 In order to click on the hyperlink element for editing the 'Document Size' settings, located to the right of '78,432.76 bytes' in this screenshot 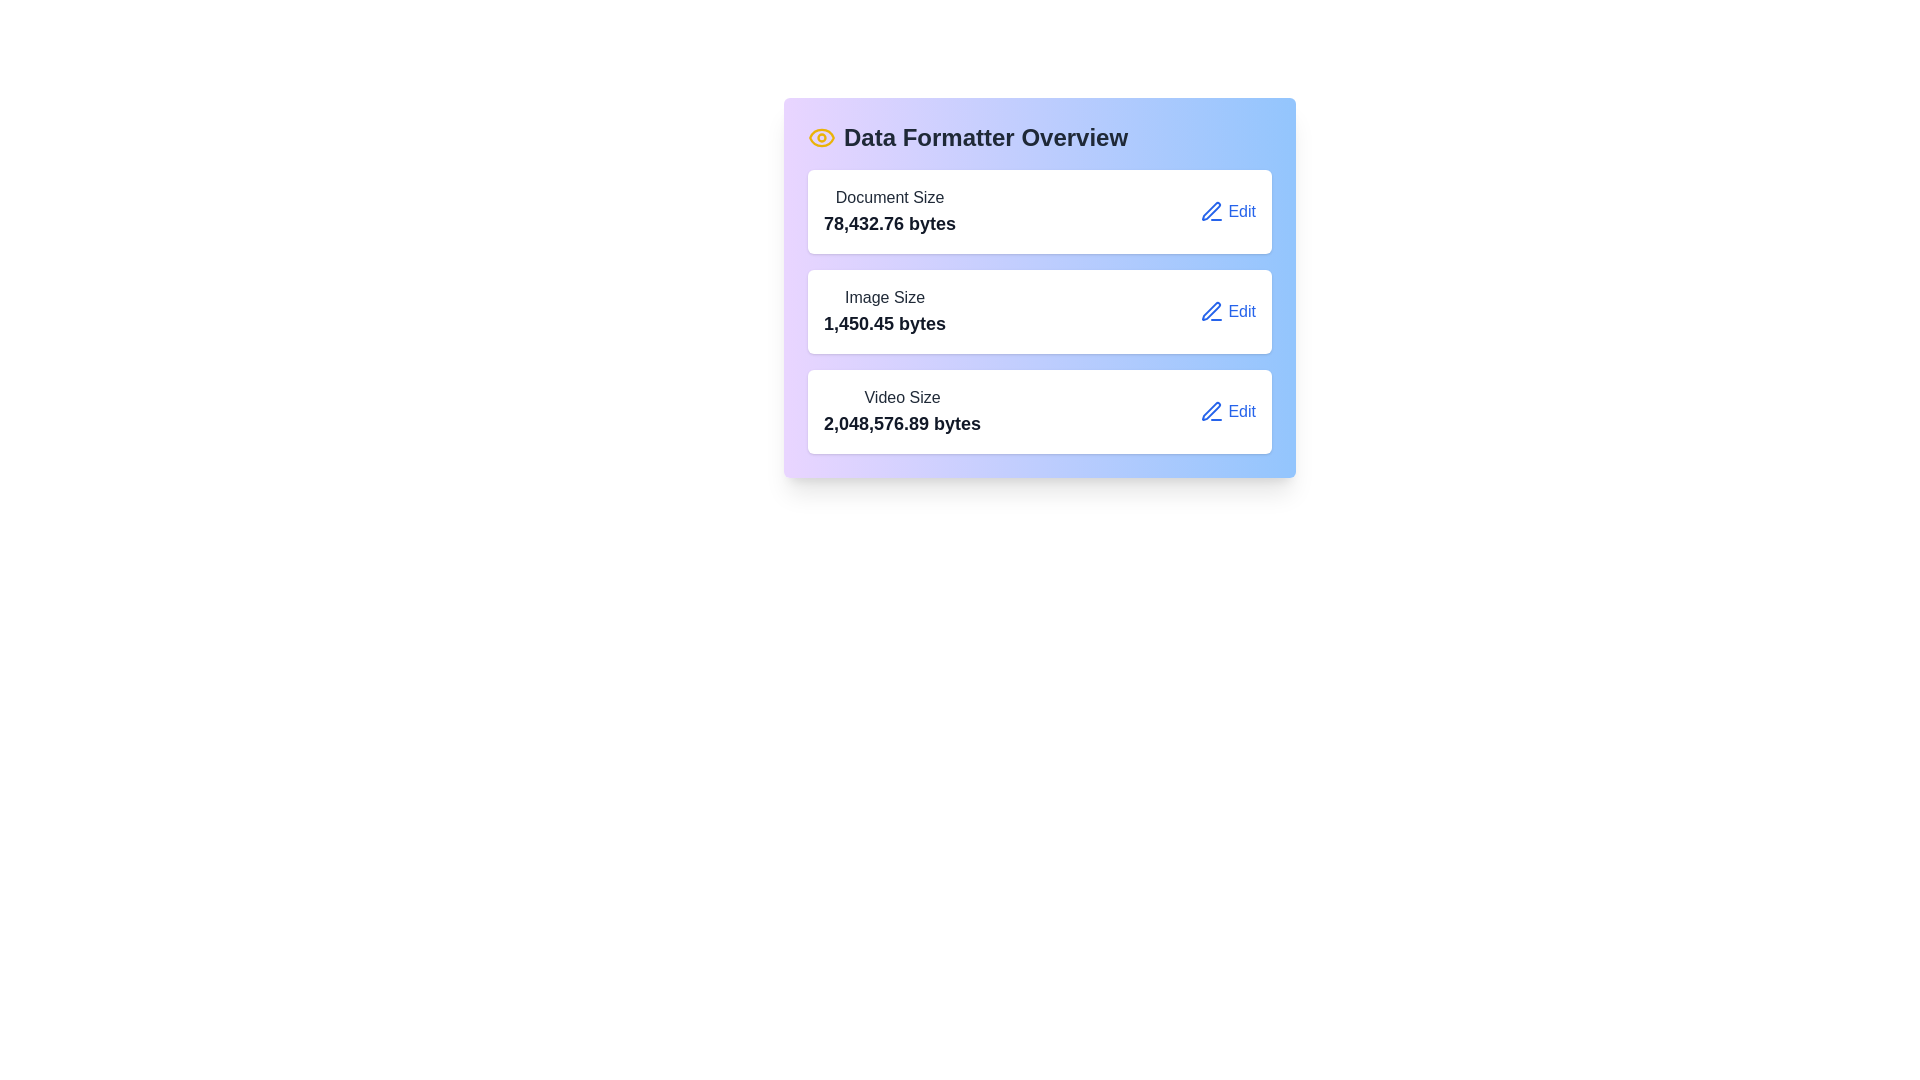, I will do `click(1227, 212)`.